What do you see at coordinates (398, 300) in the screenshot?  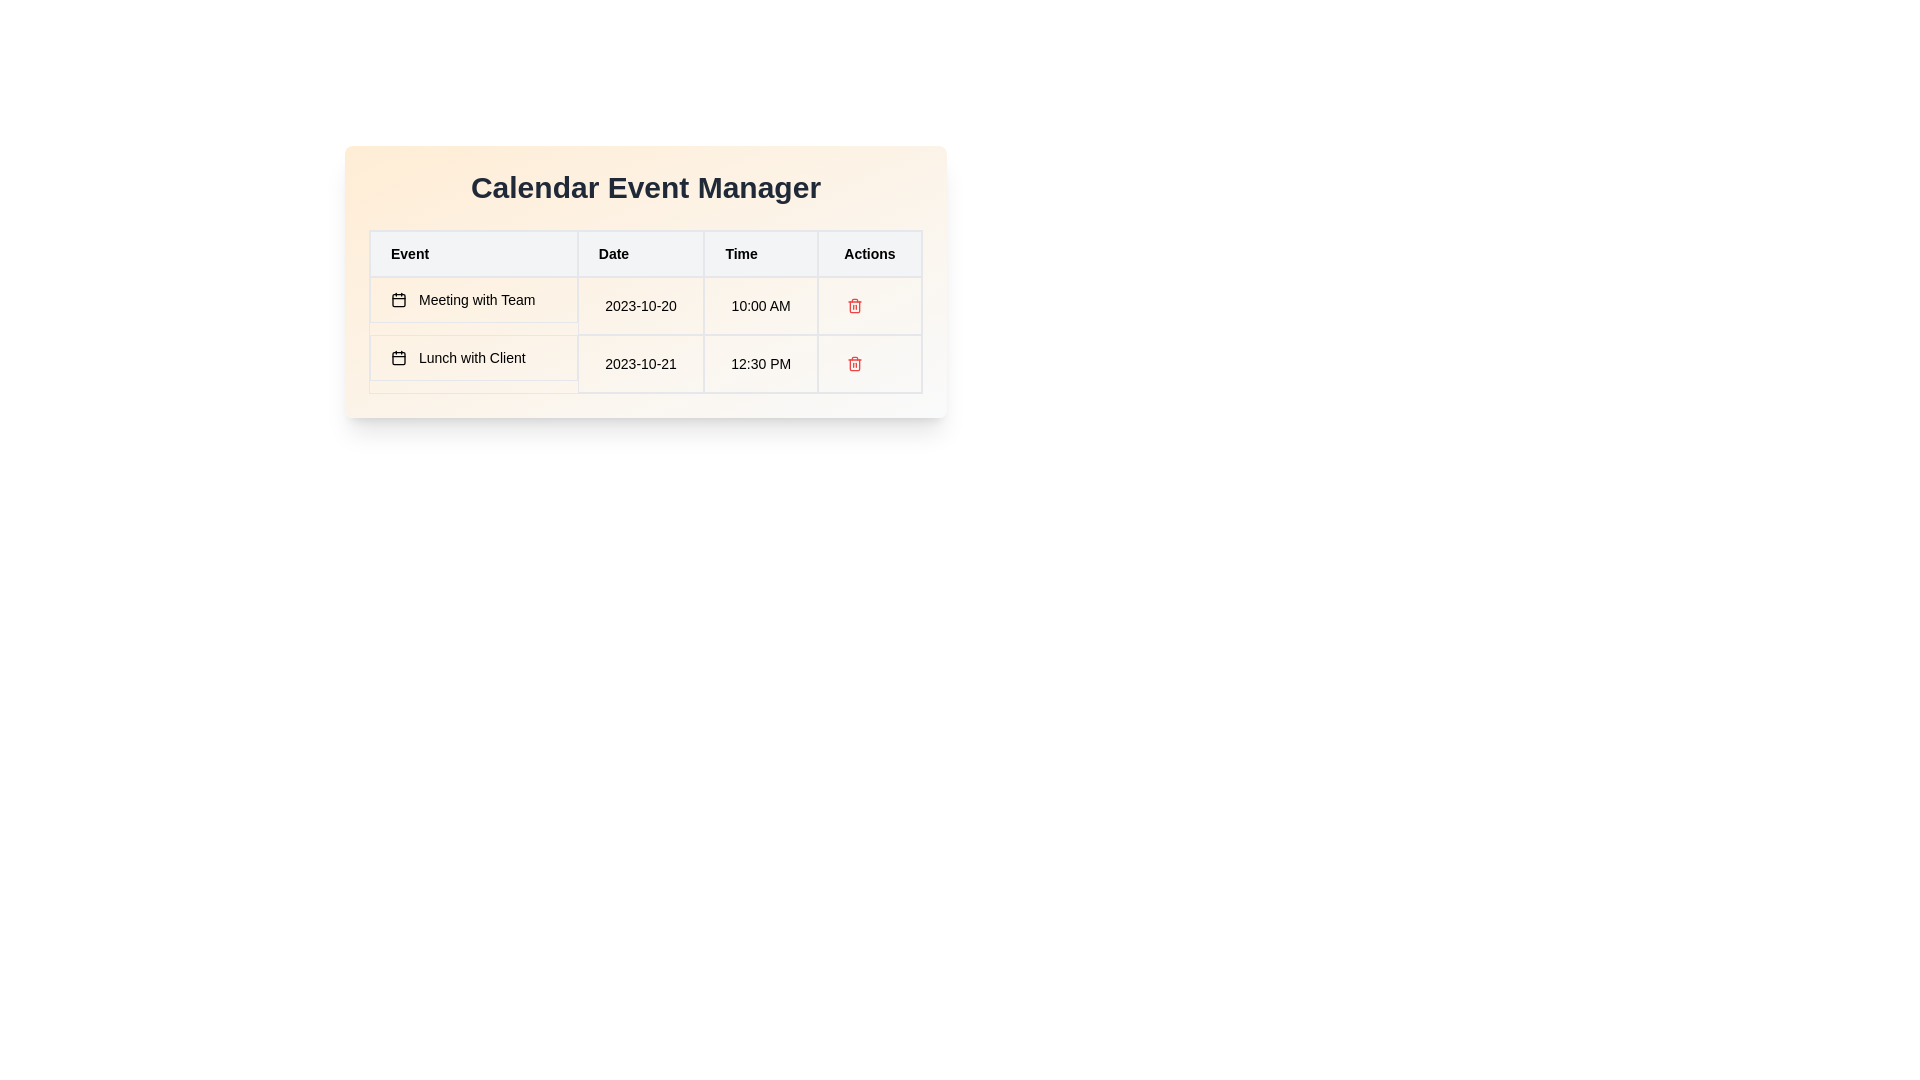 I see `the calendar icon located at the far-left side of the 'Meeting with Team' row in the event table` at bounding box center [398, 300].